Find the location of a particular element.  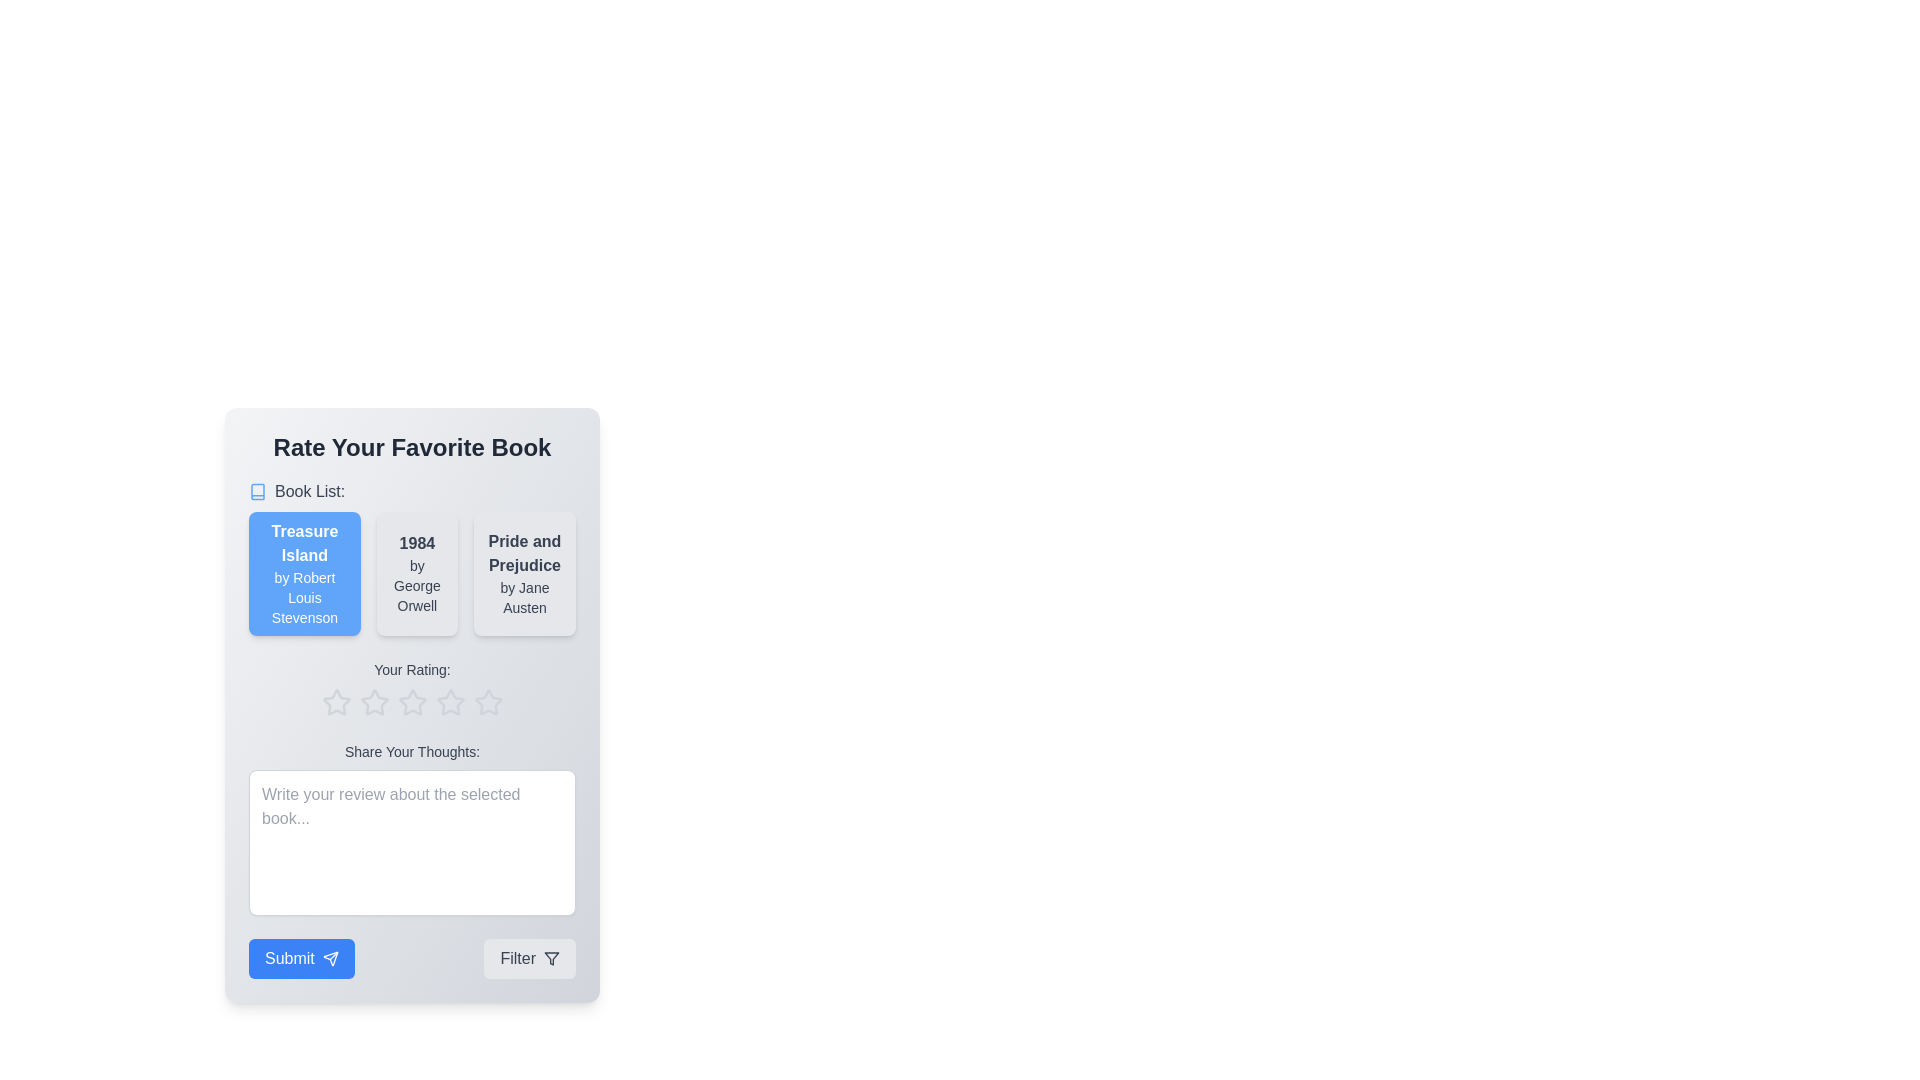

the 'Submit' icon located in the bottom-left corner of the interface, positioned to the right of the 'Submit' text label is located at coordinates (330, 958).